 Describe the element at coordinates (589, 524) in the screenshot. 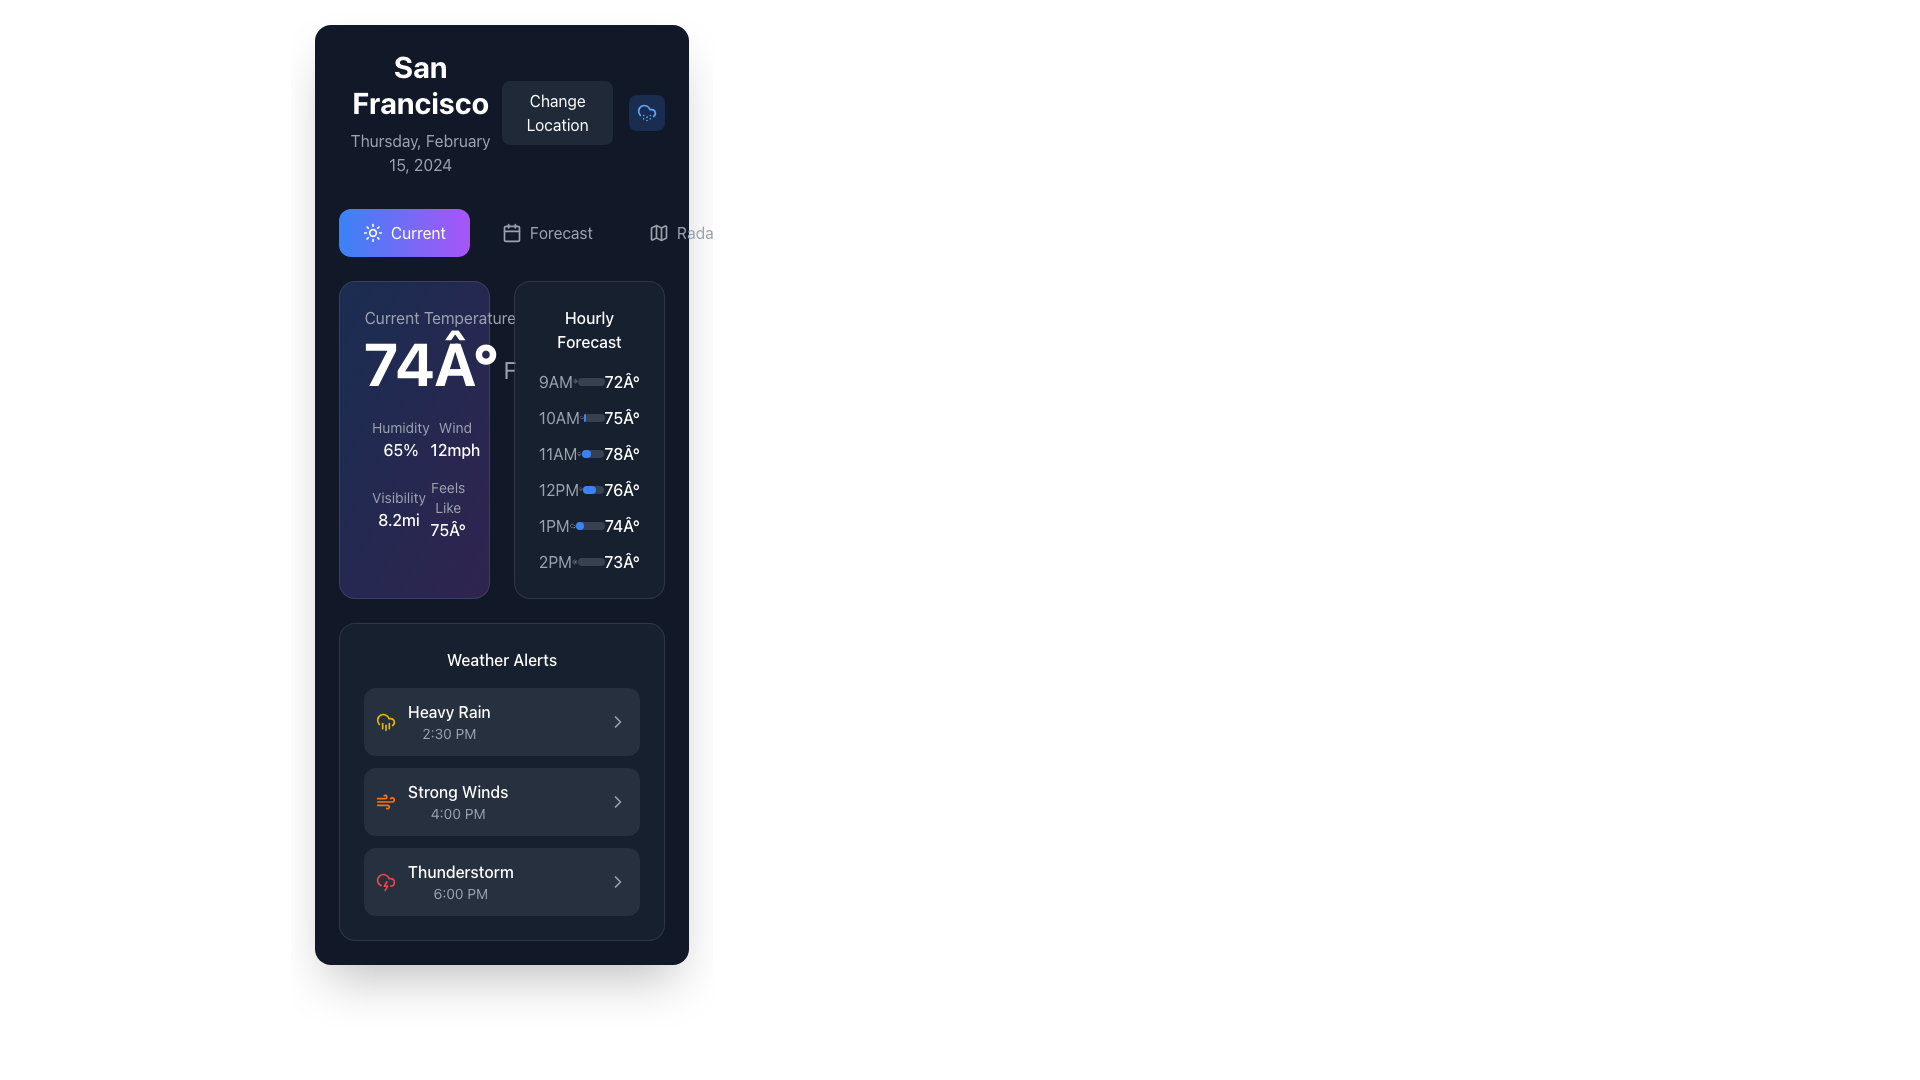

I see `the width of the horizontal progress bar in the 'Hourly Forecast' section, located between '1PM' and '74°'` at that location.